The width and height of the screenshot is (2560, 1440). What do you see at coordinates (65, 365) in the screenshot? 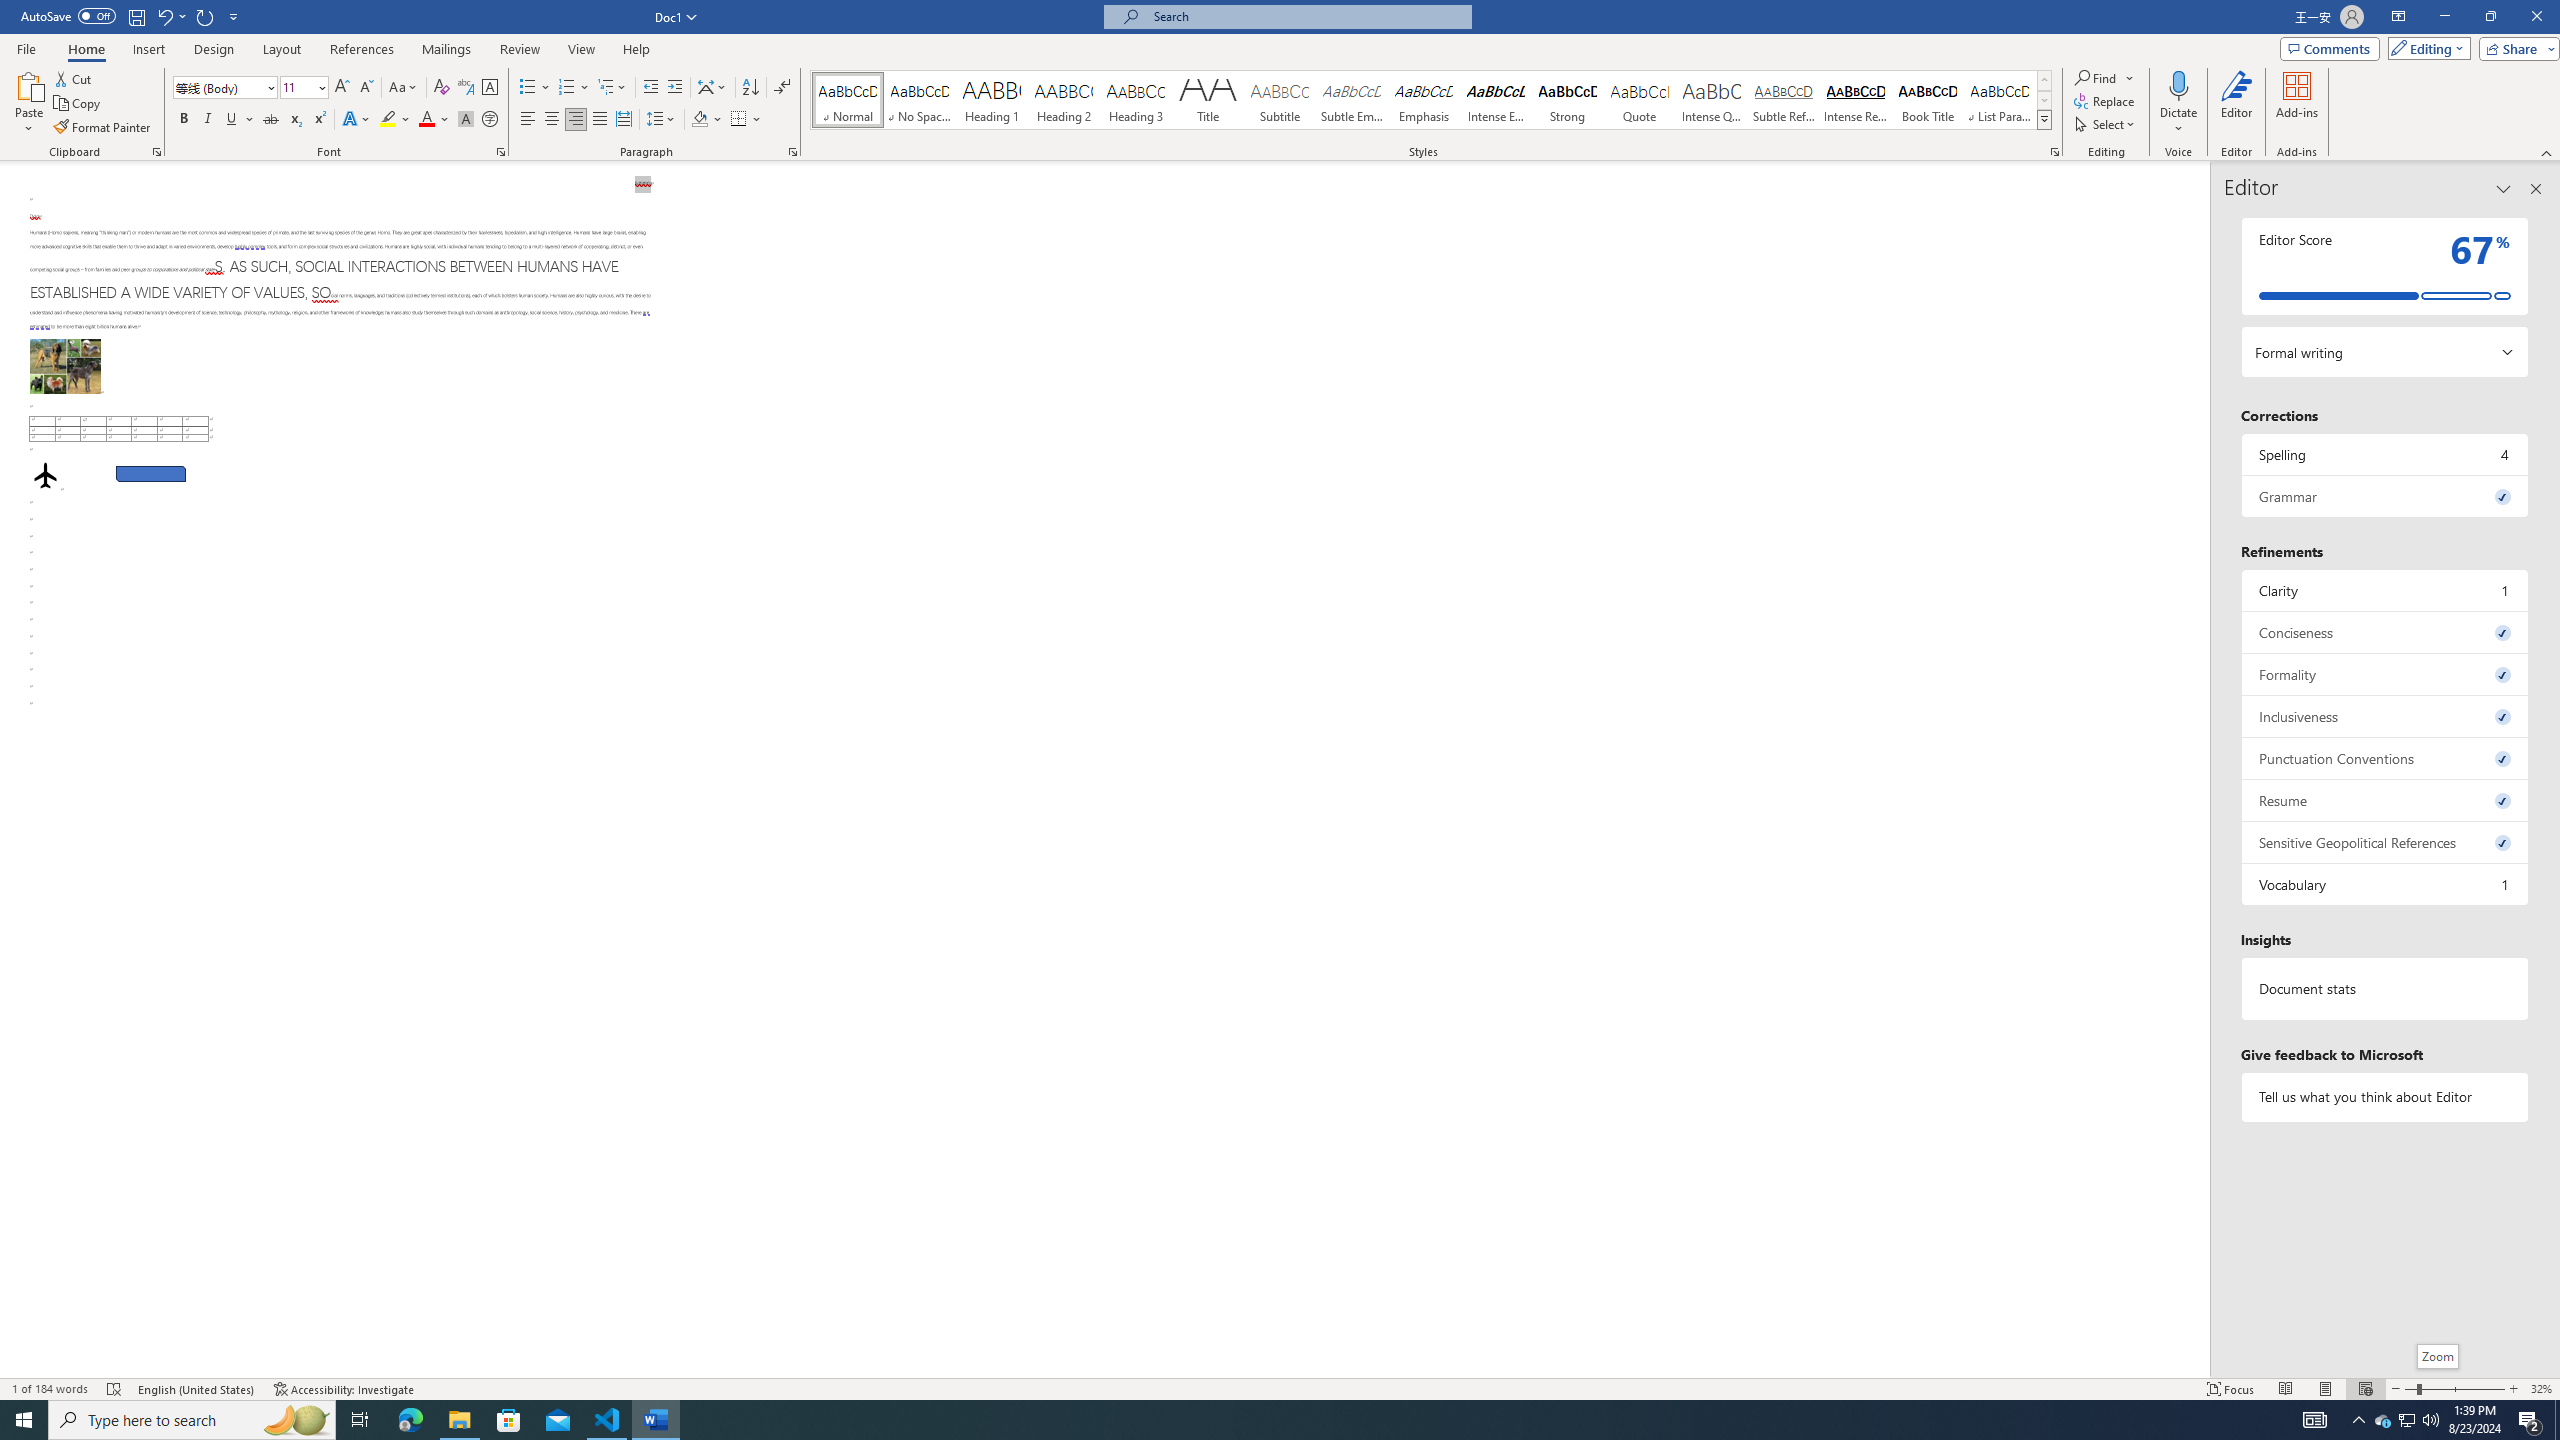
I see `'Morphological variation in six dogs'` at bounding box center [65, 365].